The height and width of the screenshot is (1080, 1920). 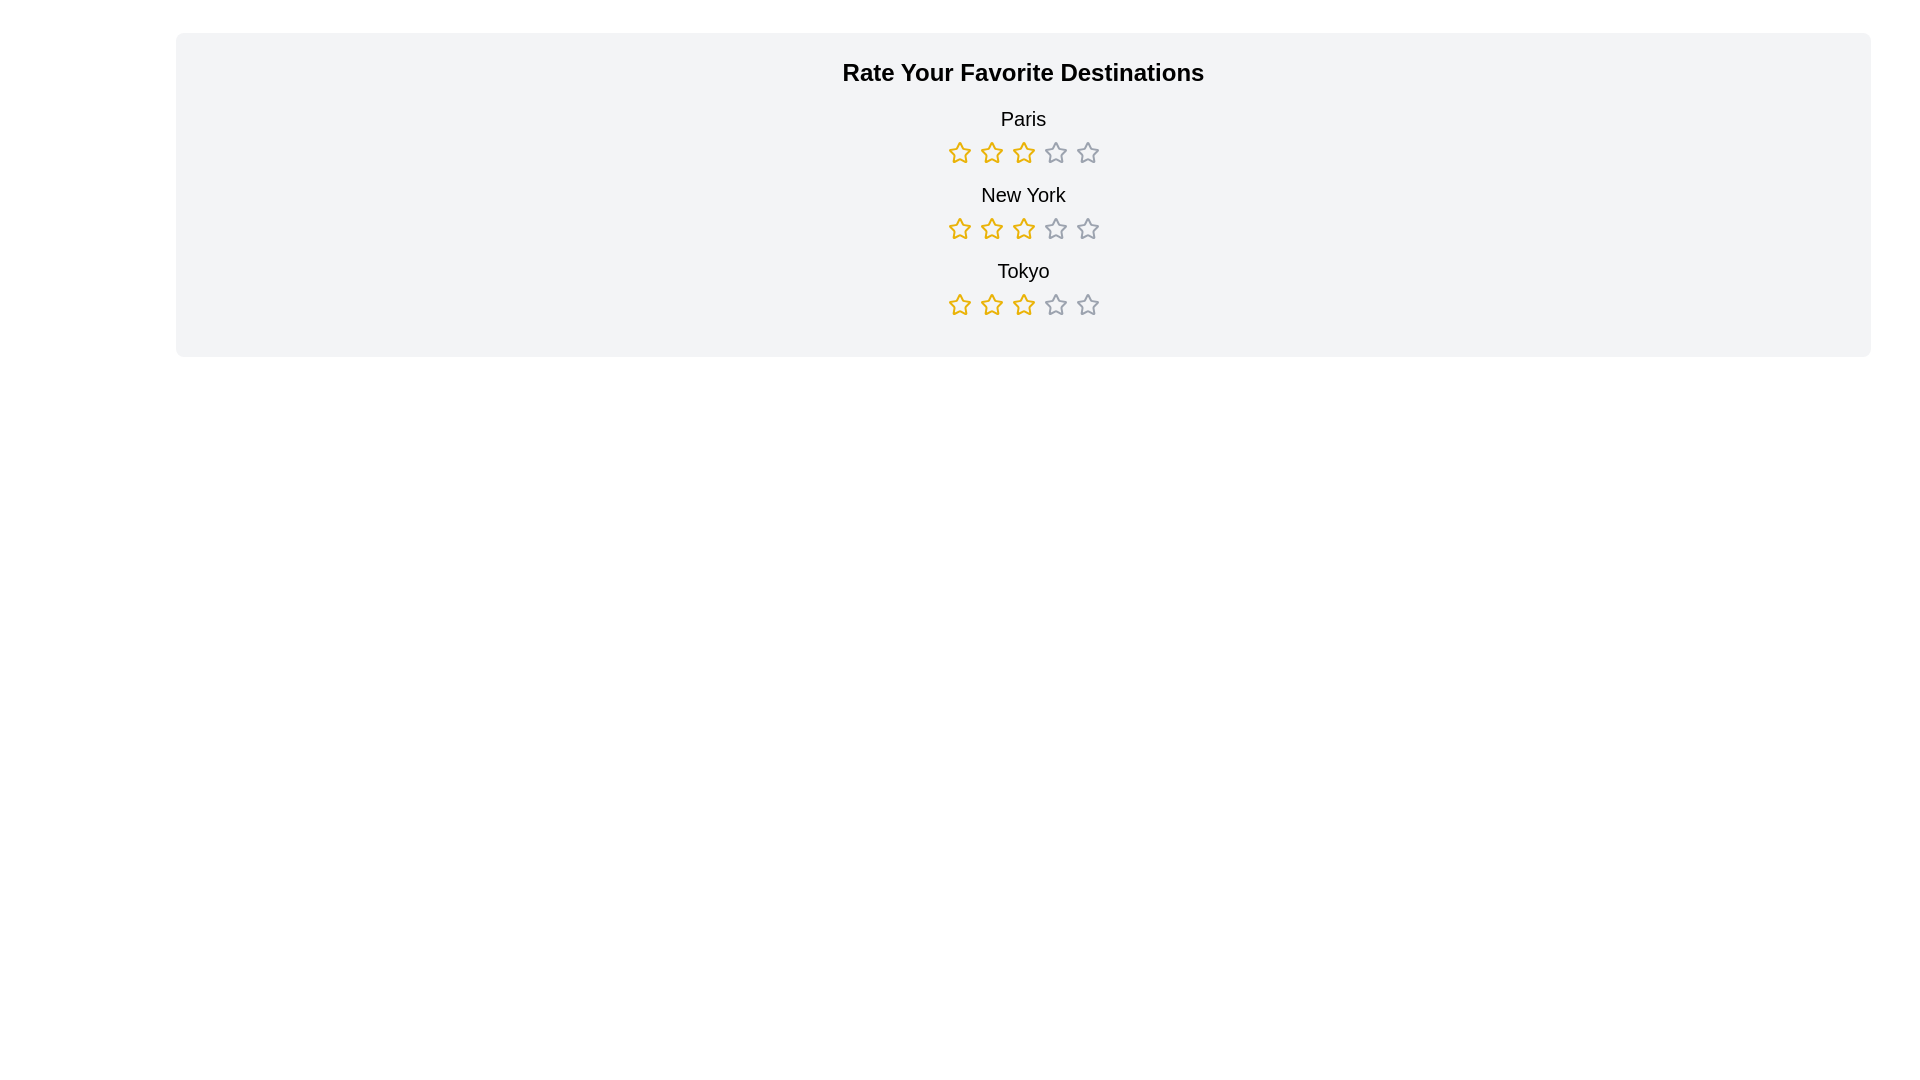 I want to click on the interactive star icon with a gray outline in the first row for the 'Paris' rating, which is the fourth star in the sequence, so click(x=1054, y=152).